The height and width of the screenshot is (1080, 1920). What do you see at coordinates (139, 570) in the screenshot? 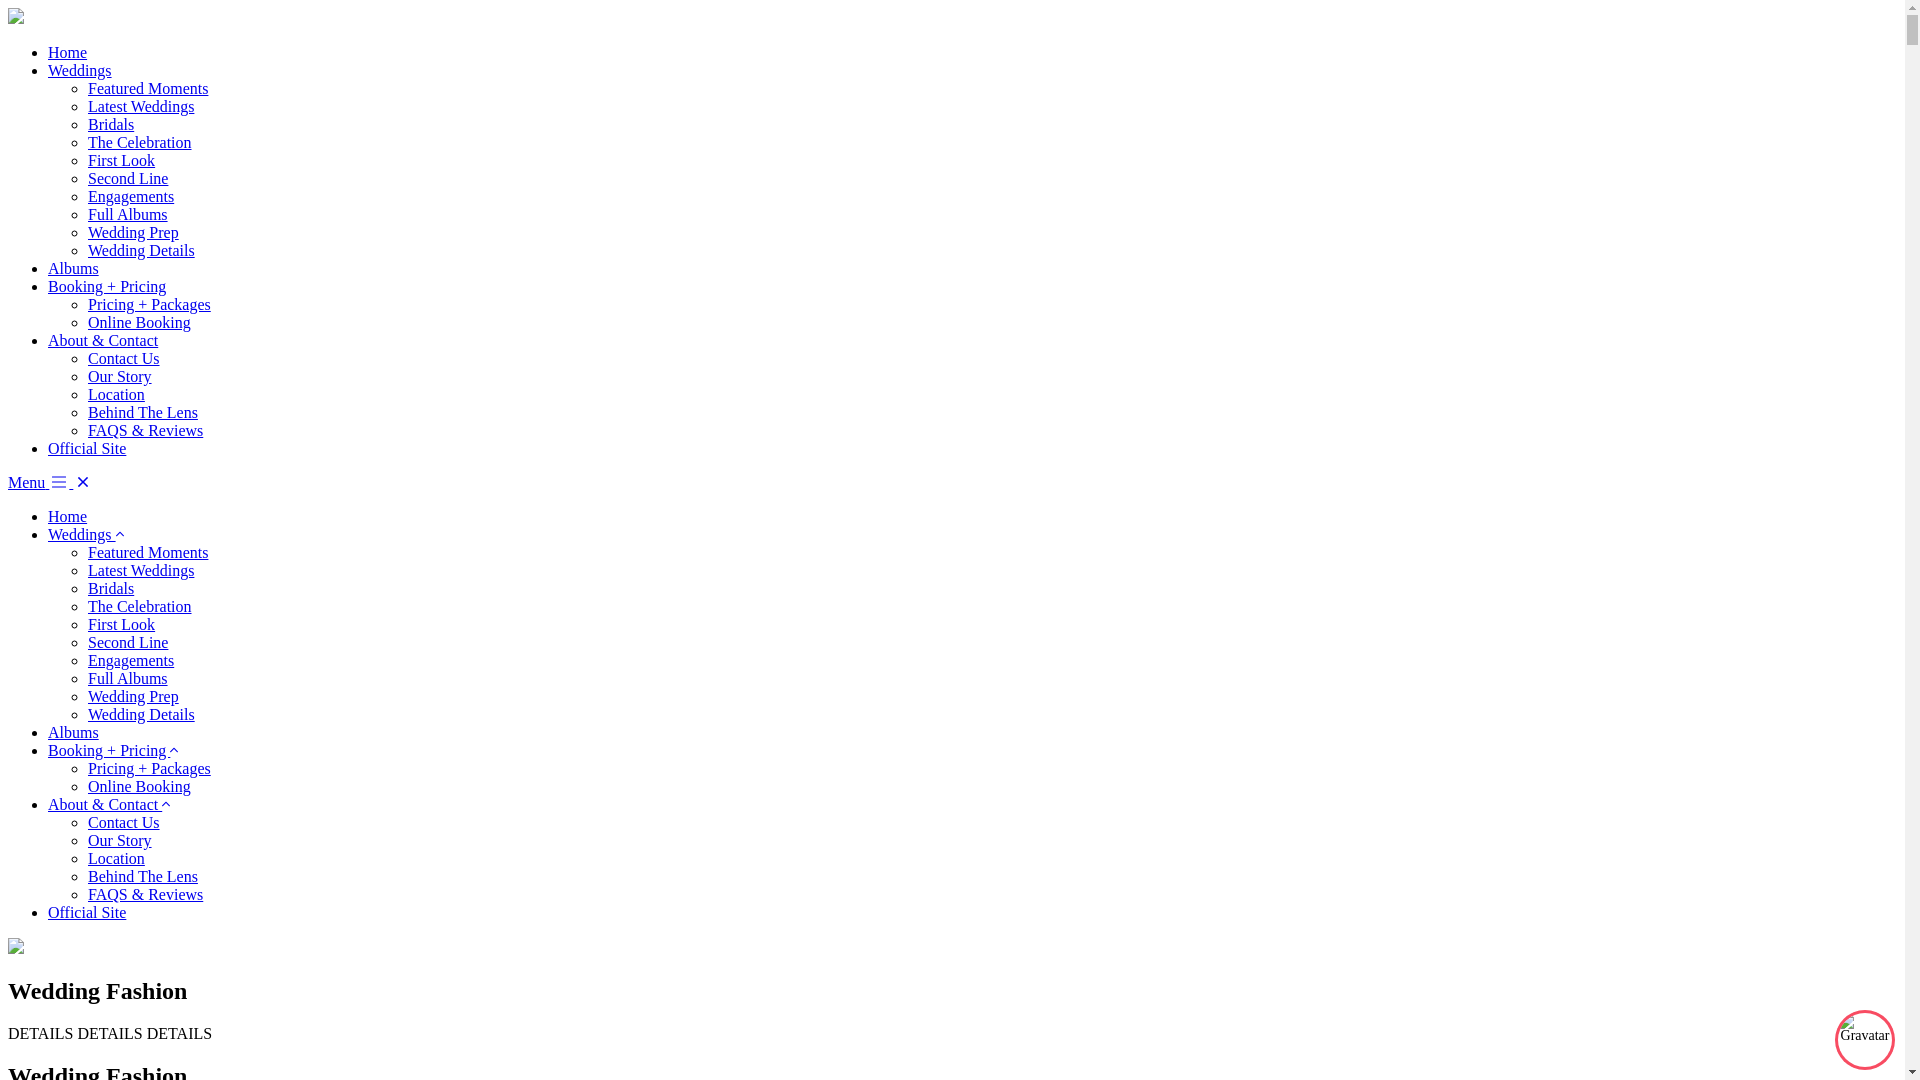
I see `'Latest Weddings'` at bounding box center [139, 570].